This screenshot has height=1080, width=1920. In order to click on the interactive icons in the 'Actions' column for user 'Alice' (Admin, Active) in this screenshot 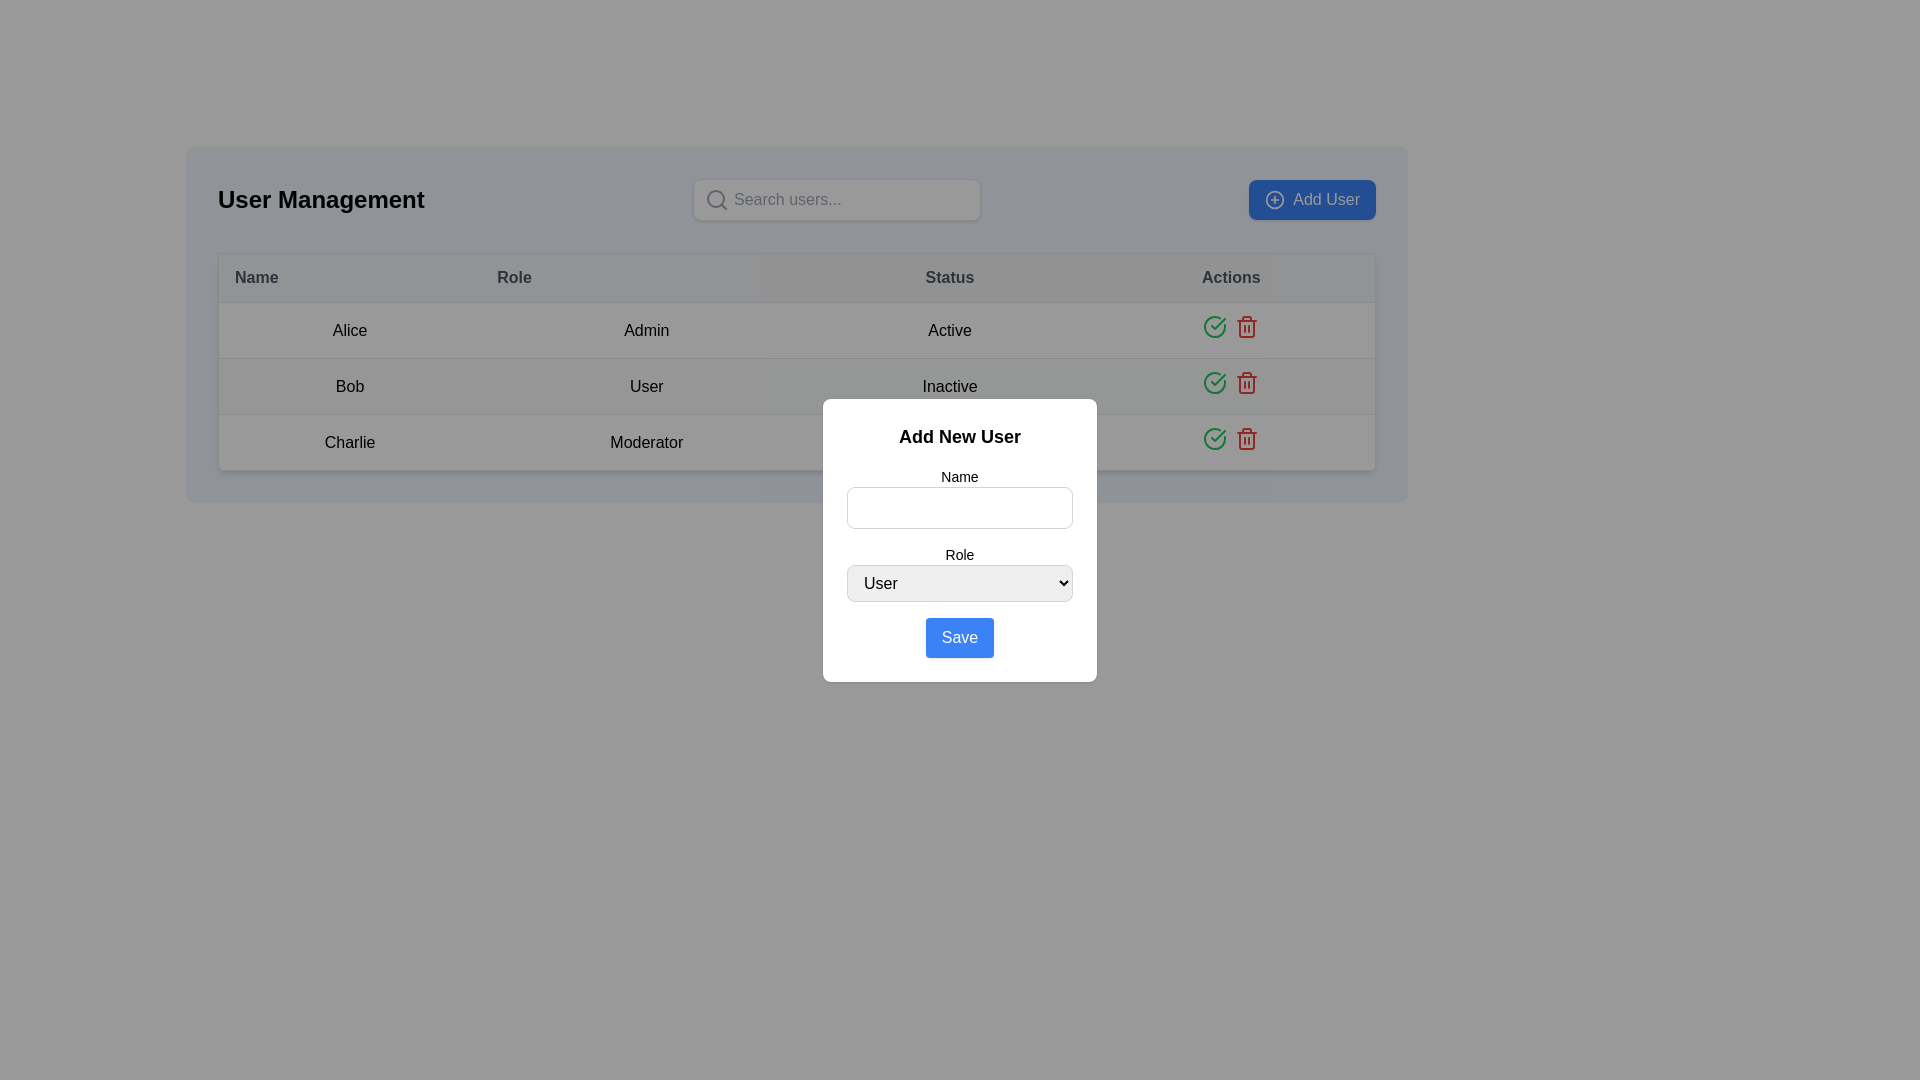, I will do `click(1230, 329)`.